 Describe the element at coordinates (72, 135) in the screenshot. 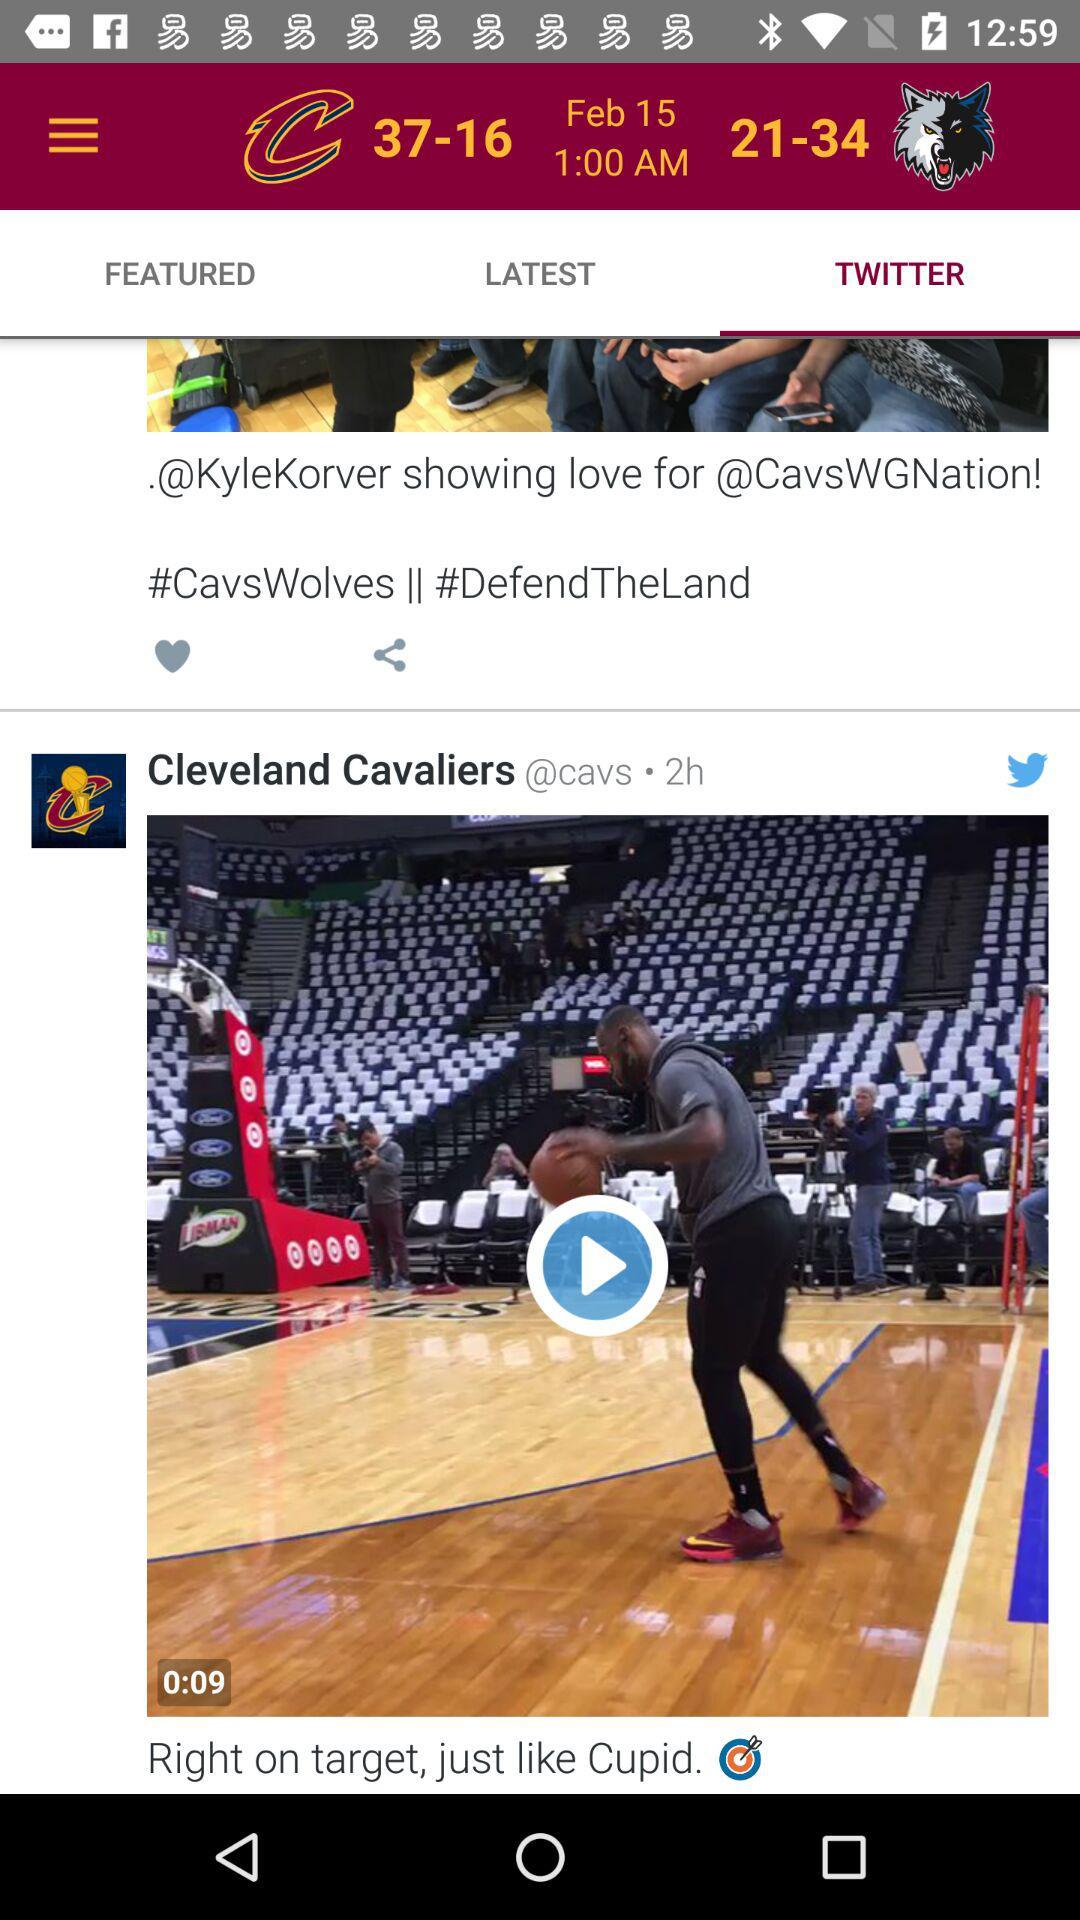

I see `the item above the featured` at that location.